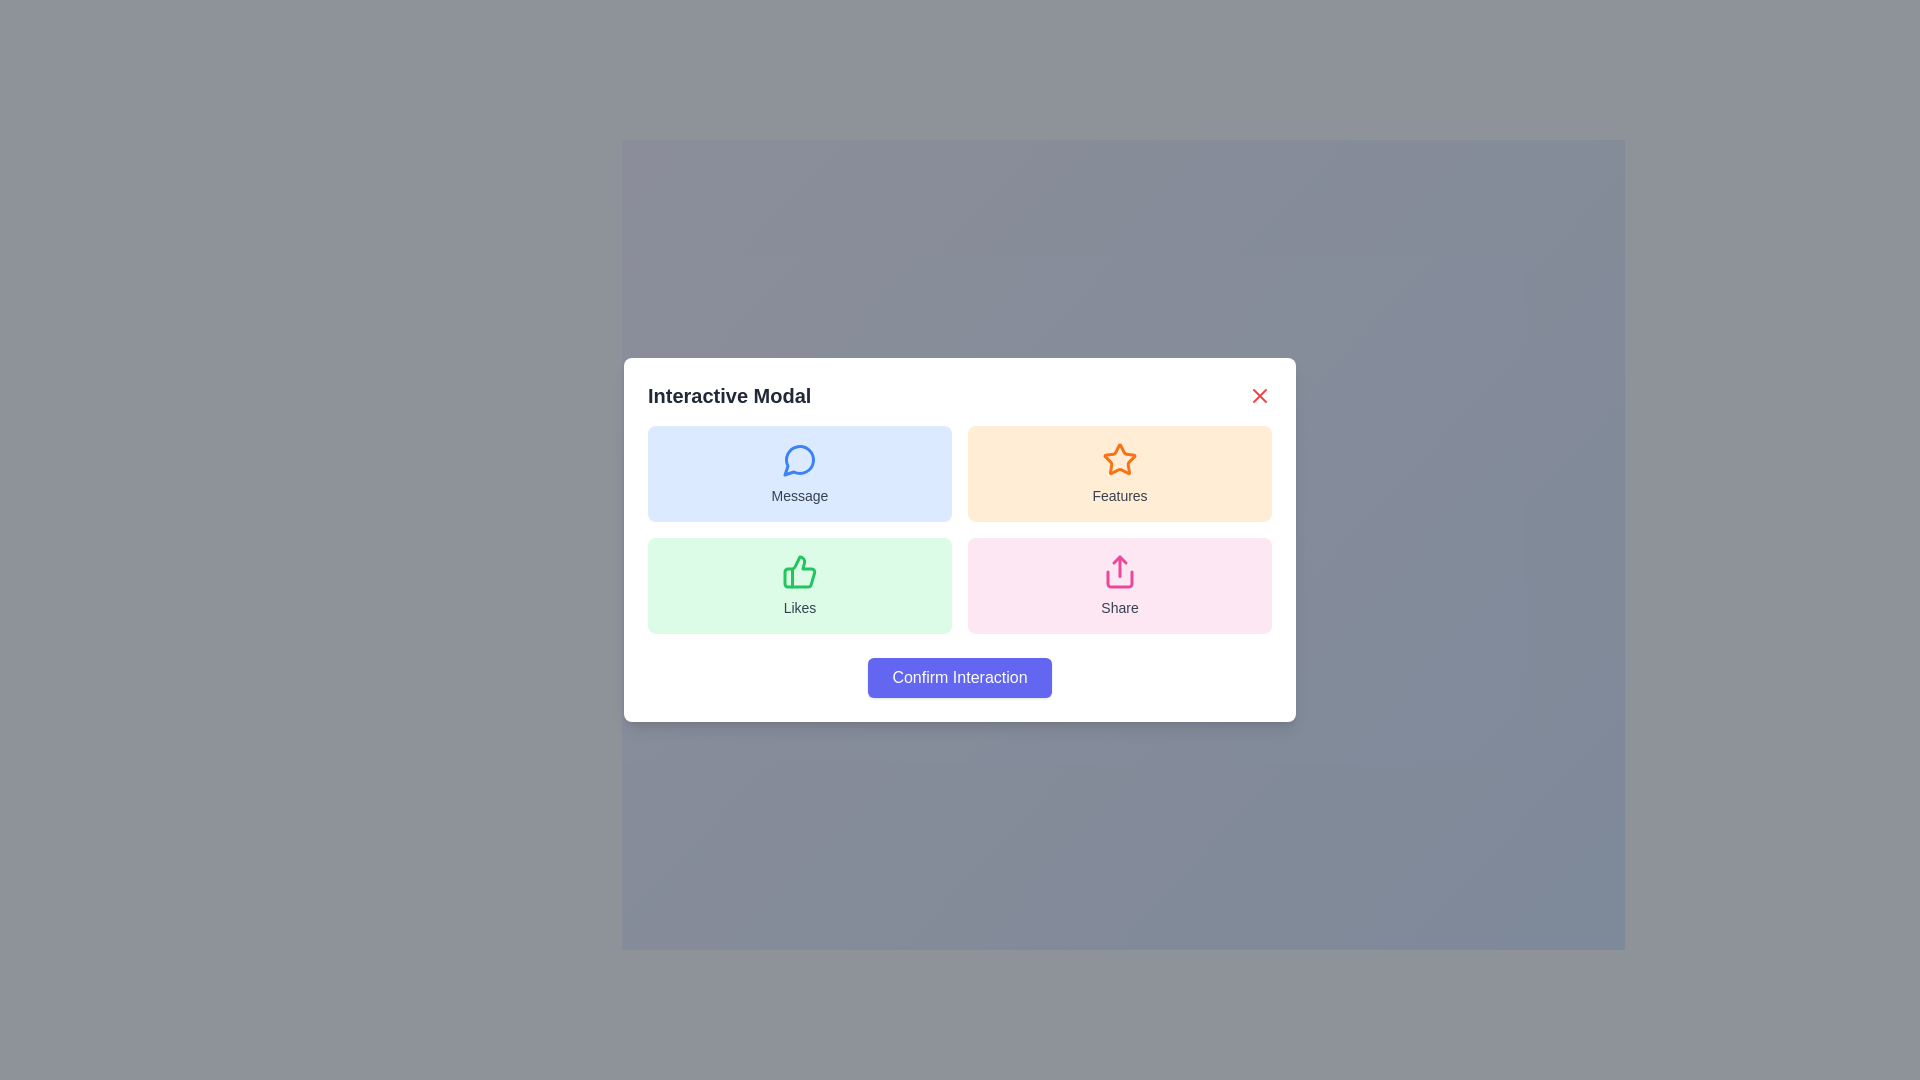 The image size is (1920, 1080). I want to click on the red close button with a cross symbol in the top-right corner of the 'Interactive Modal' to trigger the color change interaction, so click(1258, 396).